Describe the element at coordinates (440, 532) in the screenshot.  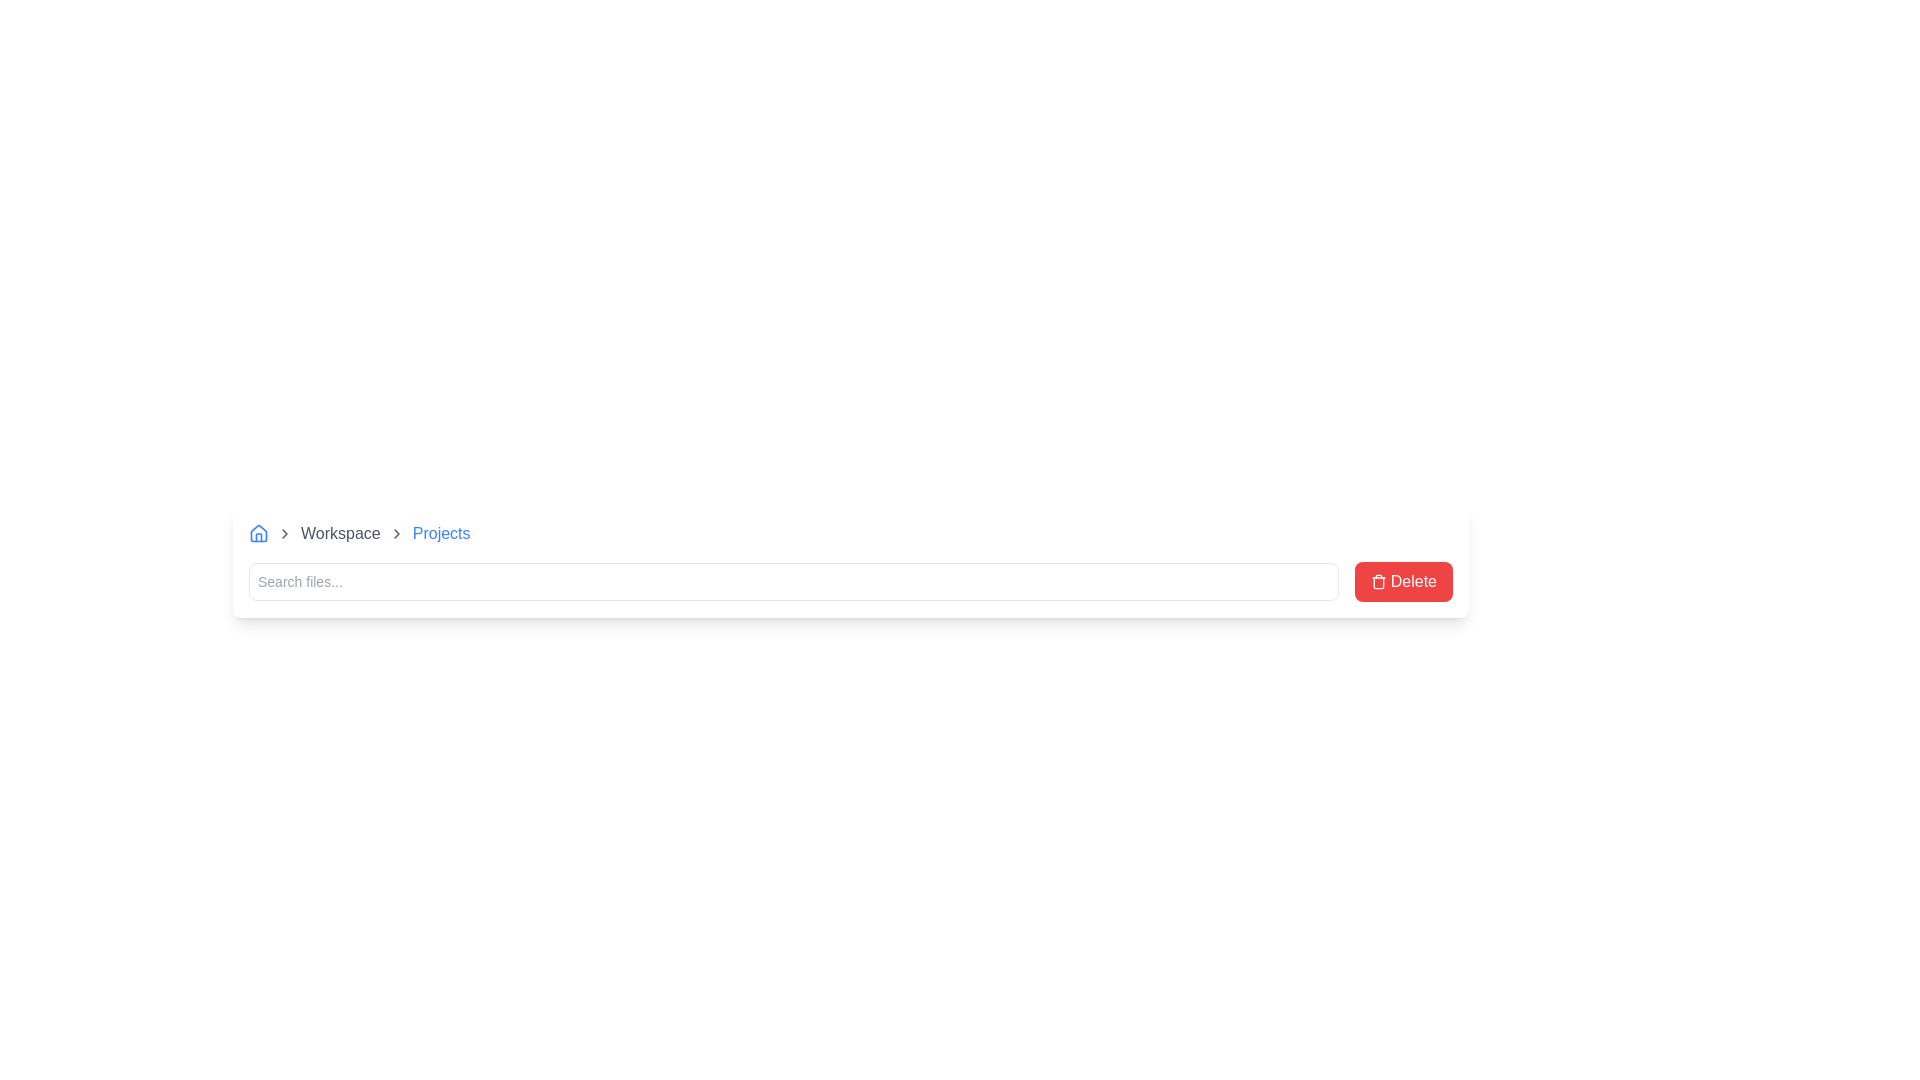
I see `the endpoint label in the breadcrumb navigation trail that indicates the current page or section, located at the far-right end of the breadcrumb text sequence after the 'Workspace' text` at that location.